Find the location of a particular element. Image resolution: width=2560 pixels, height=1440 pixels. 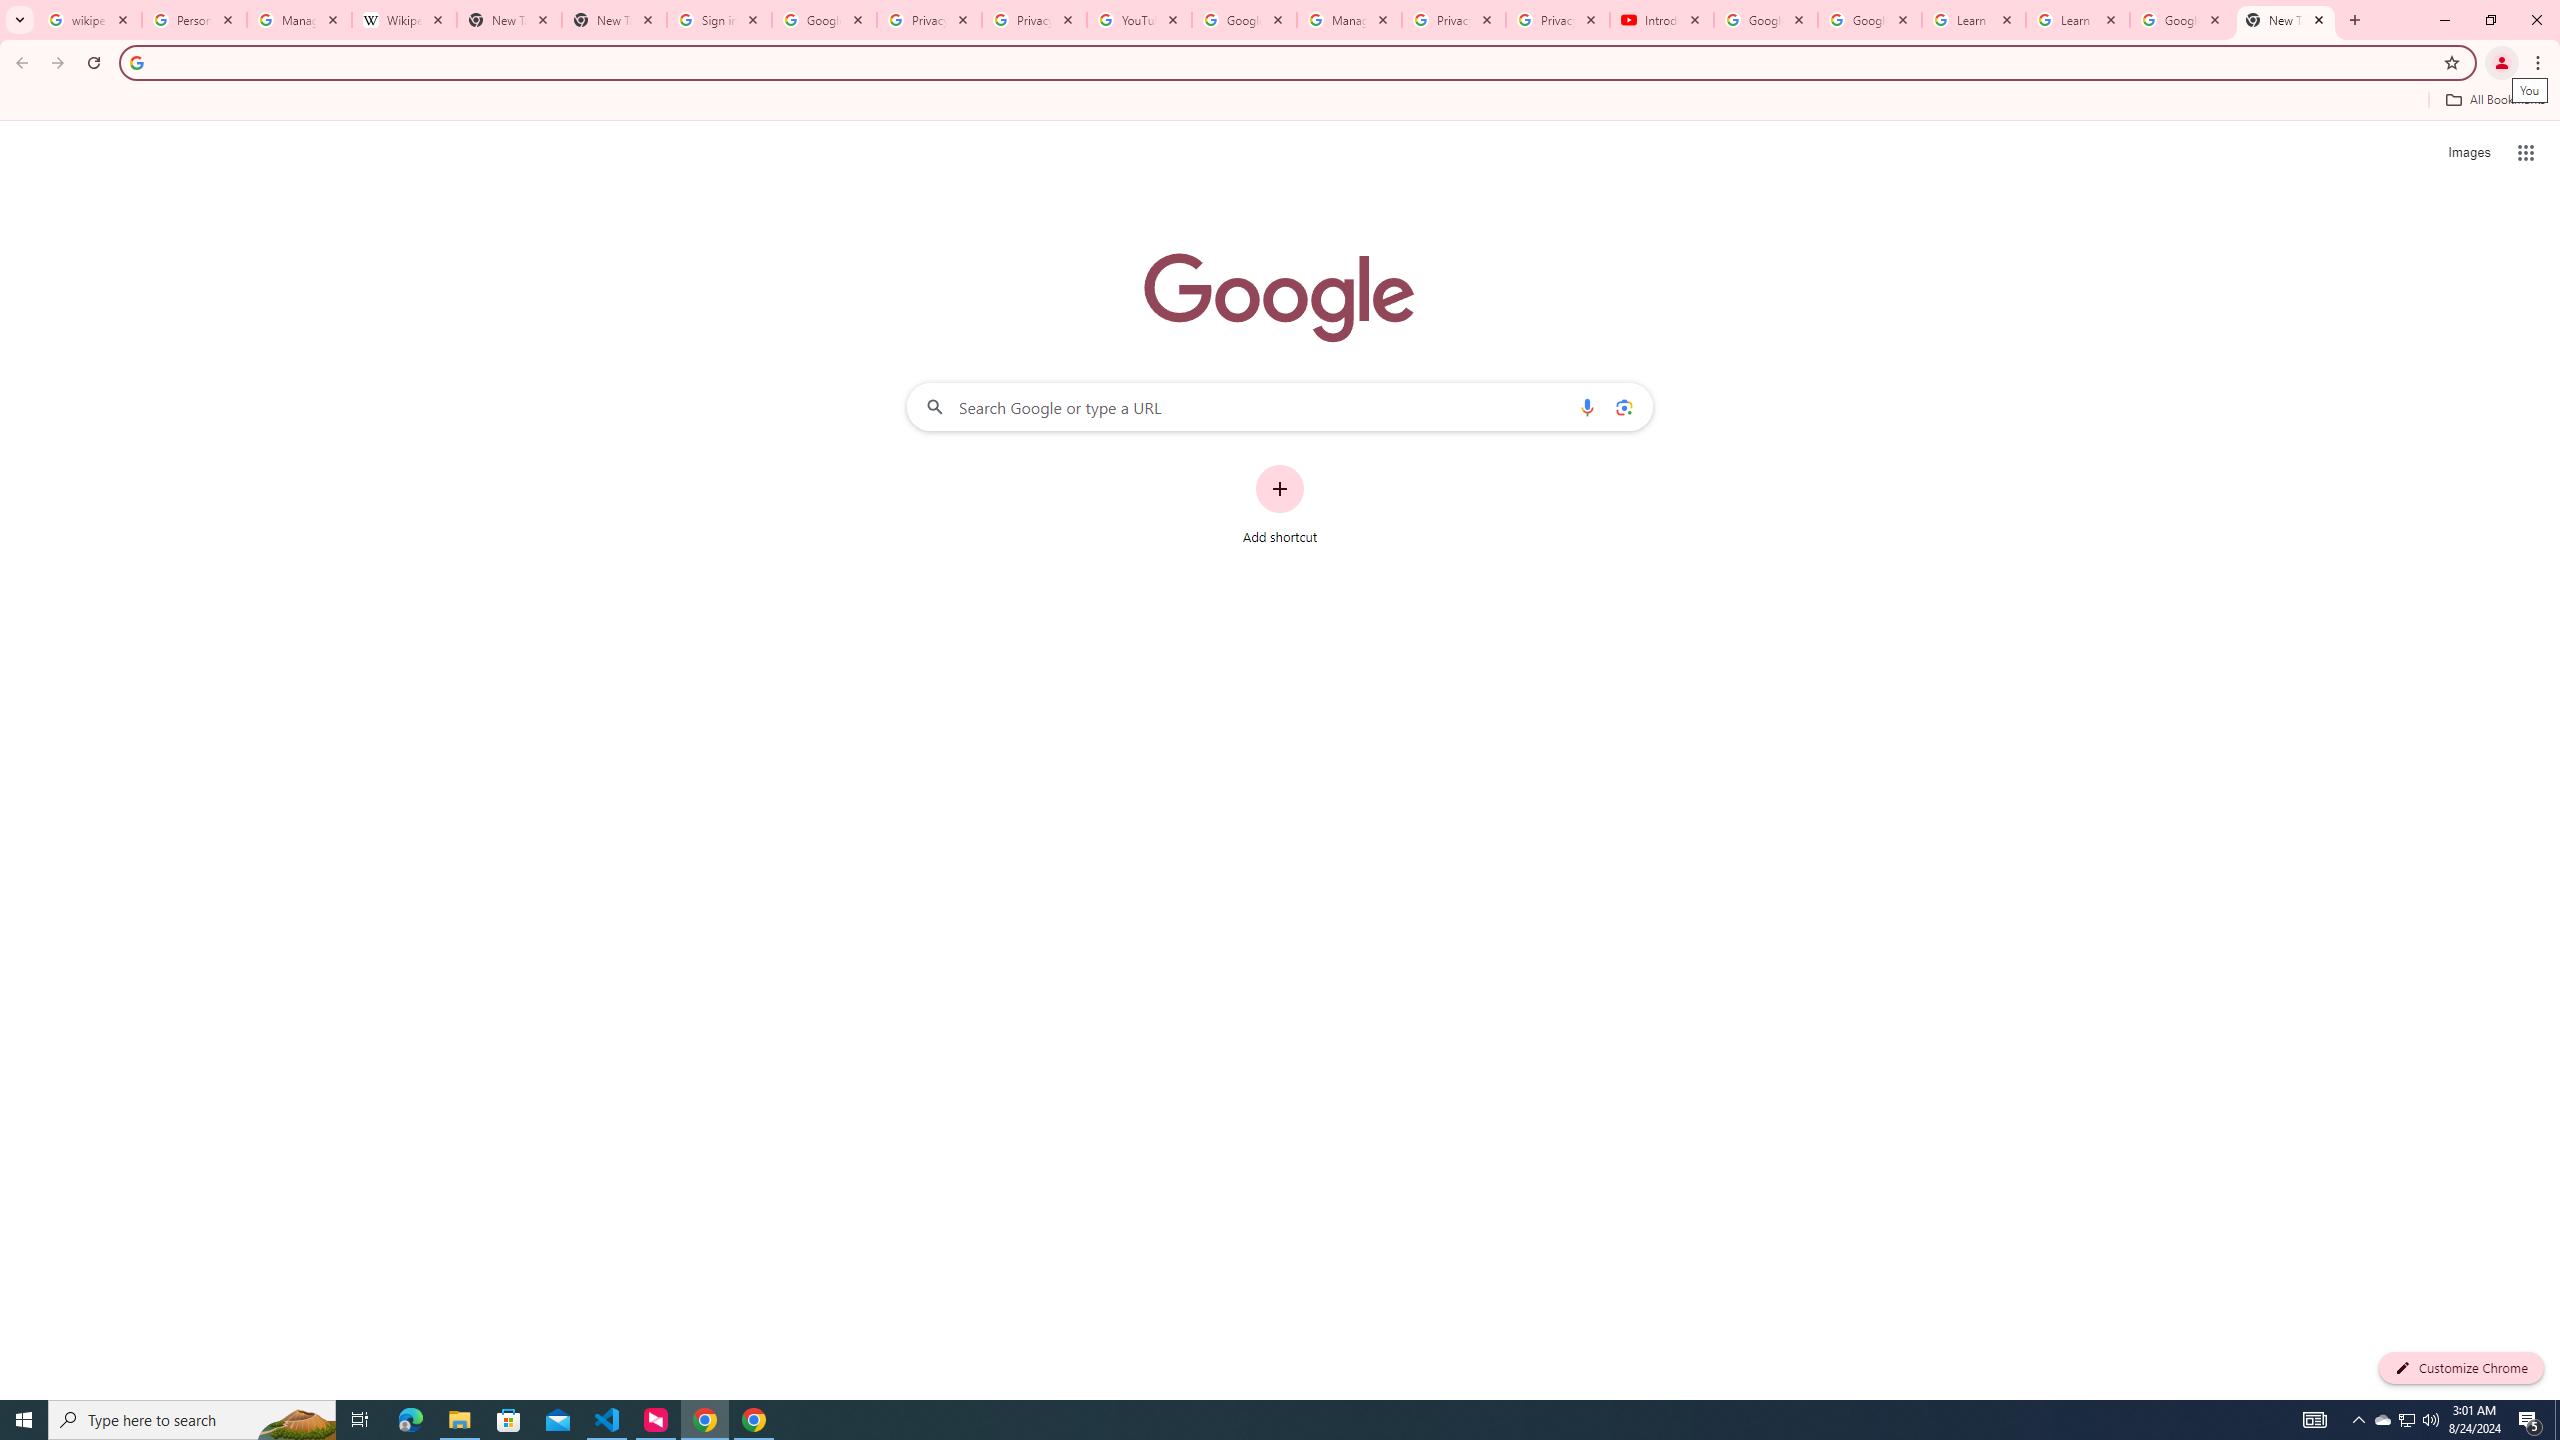

'Google Drive: Sign-in' is located at coordinates (823, 19).